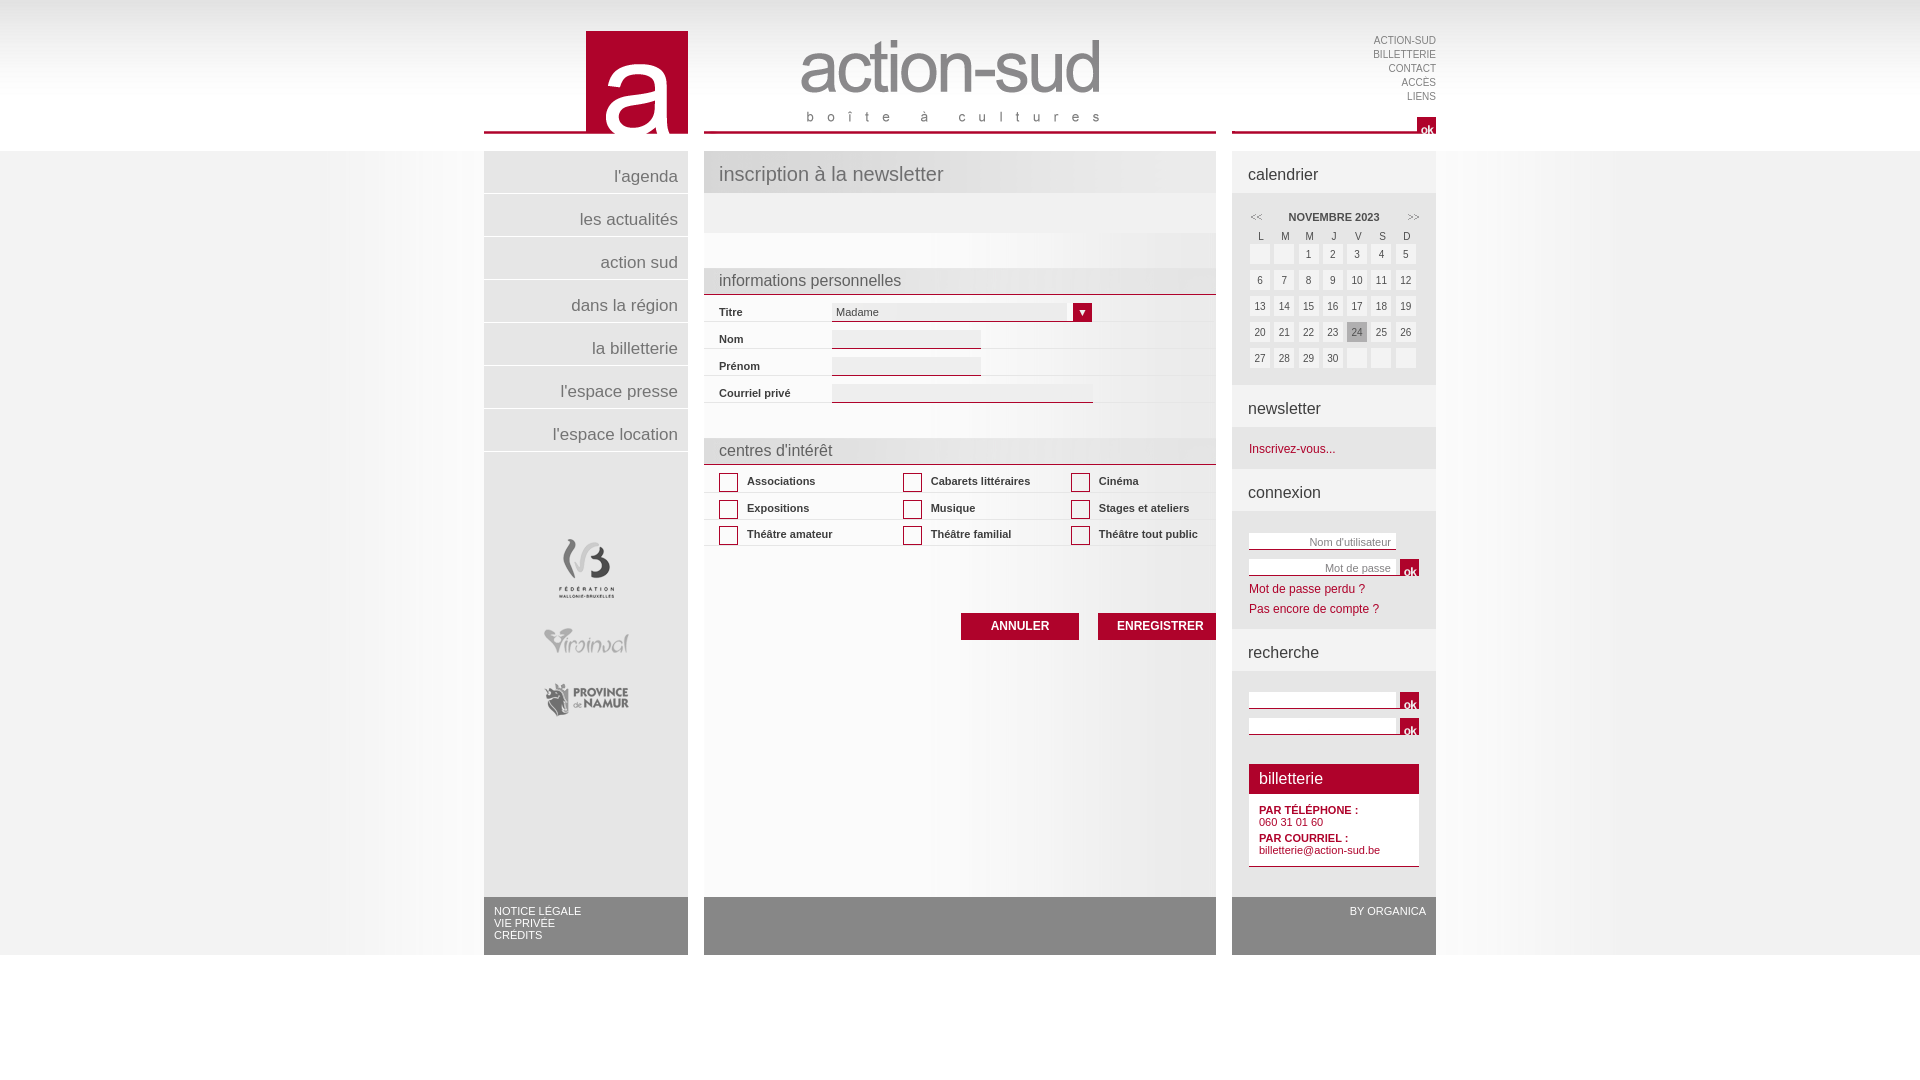  What do you see at coordinates (1380, 305) in the screenshot?
I see `'18'` at bounding box center [1380, 305].